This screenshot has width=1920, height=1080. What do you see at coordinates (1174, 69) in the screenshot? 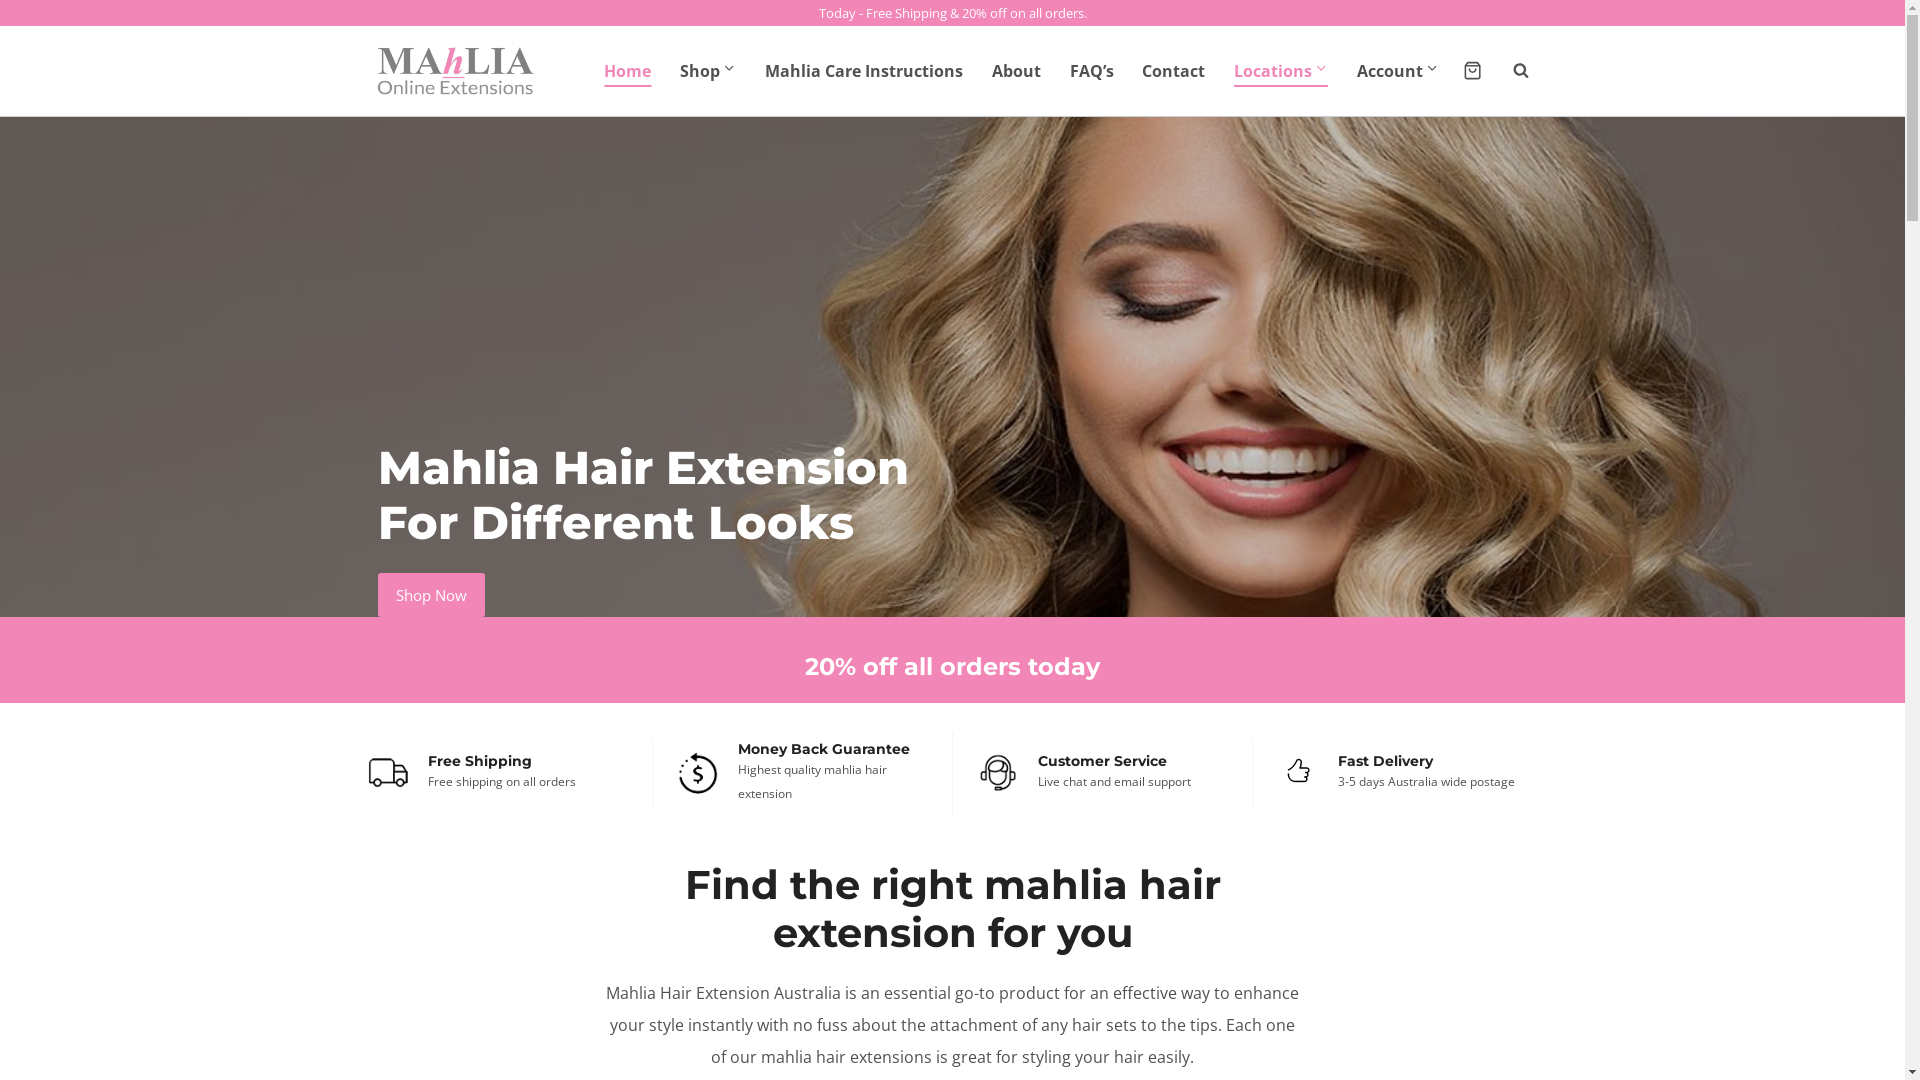
I see `'Contact'` at bounding box center [1174, 69].